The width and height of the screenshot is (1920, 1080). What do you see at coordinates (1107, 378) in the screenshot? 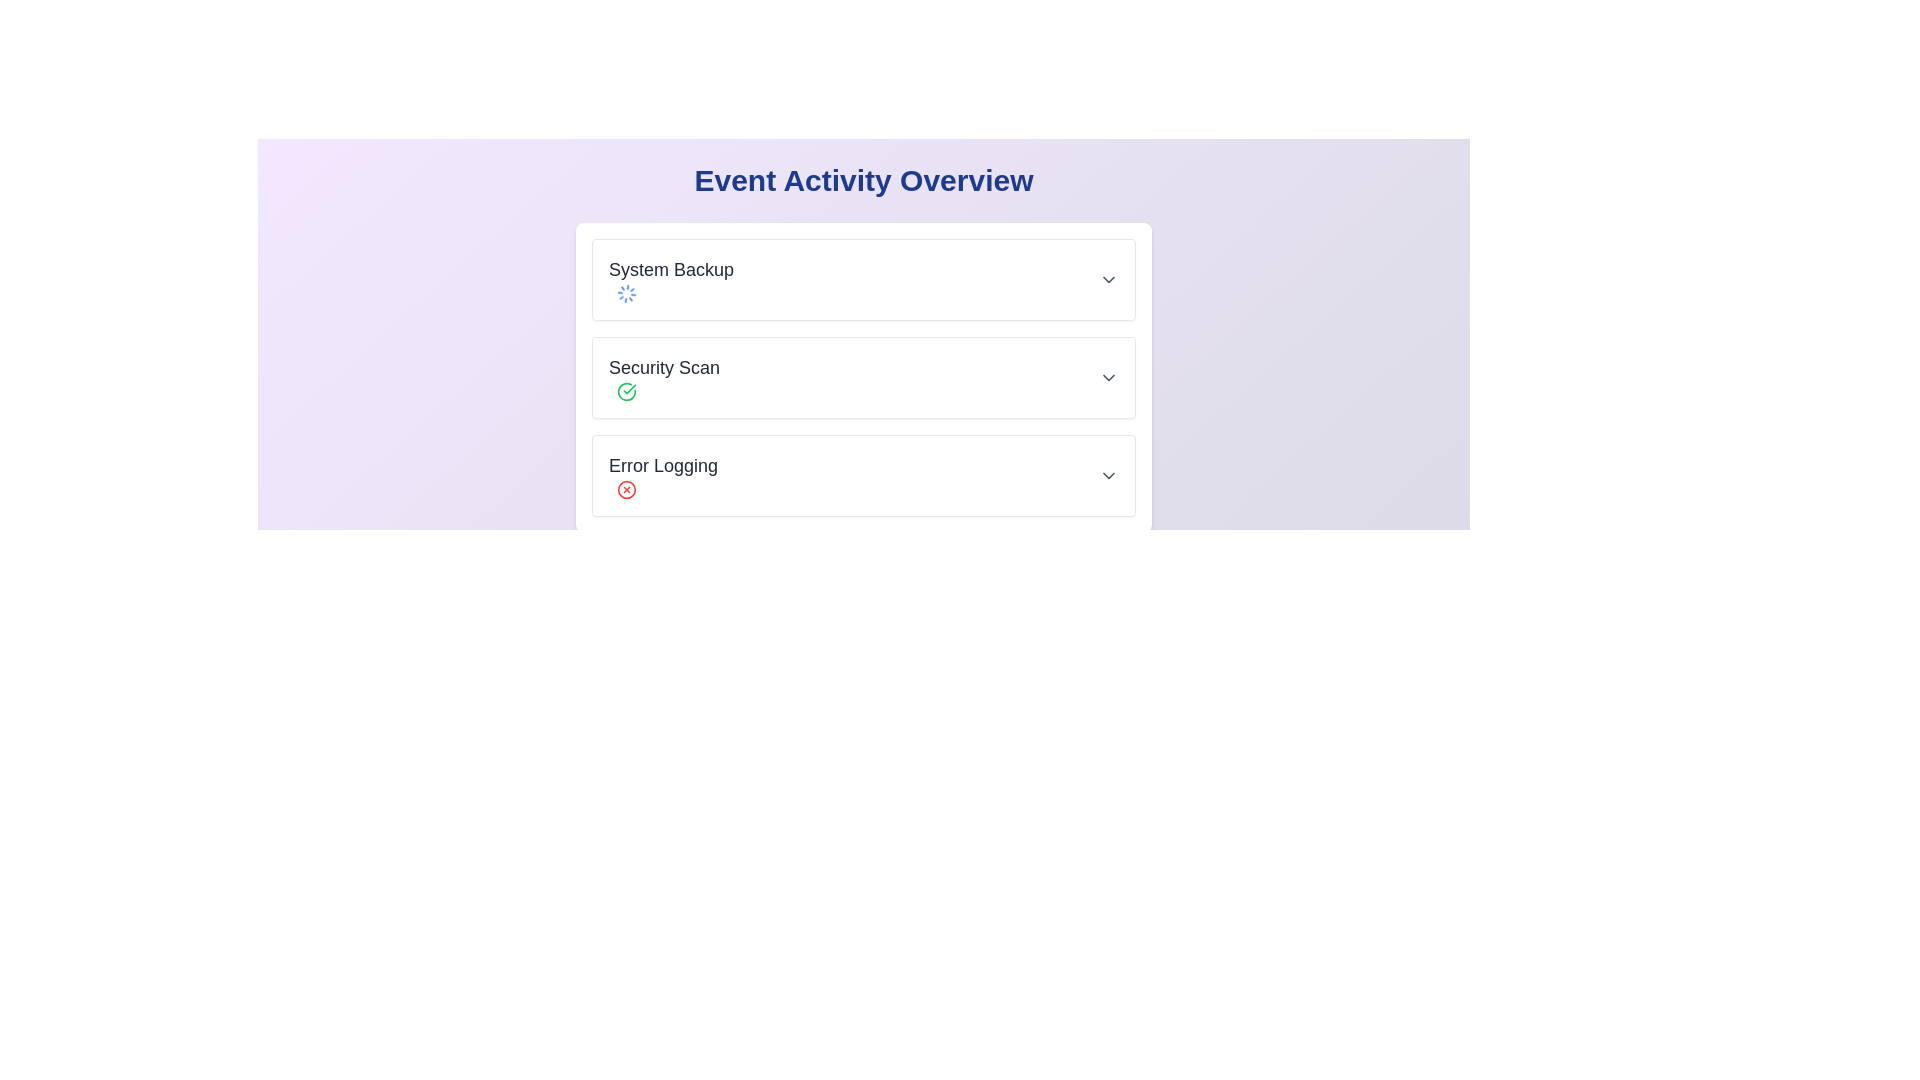
I see `the Dropdown toggle button located at the far right of the 'Security Scan' section` at bounding box center [1107, 378].